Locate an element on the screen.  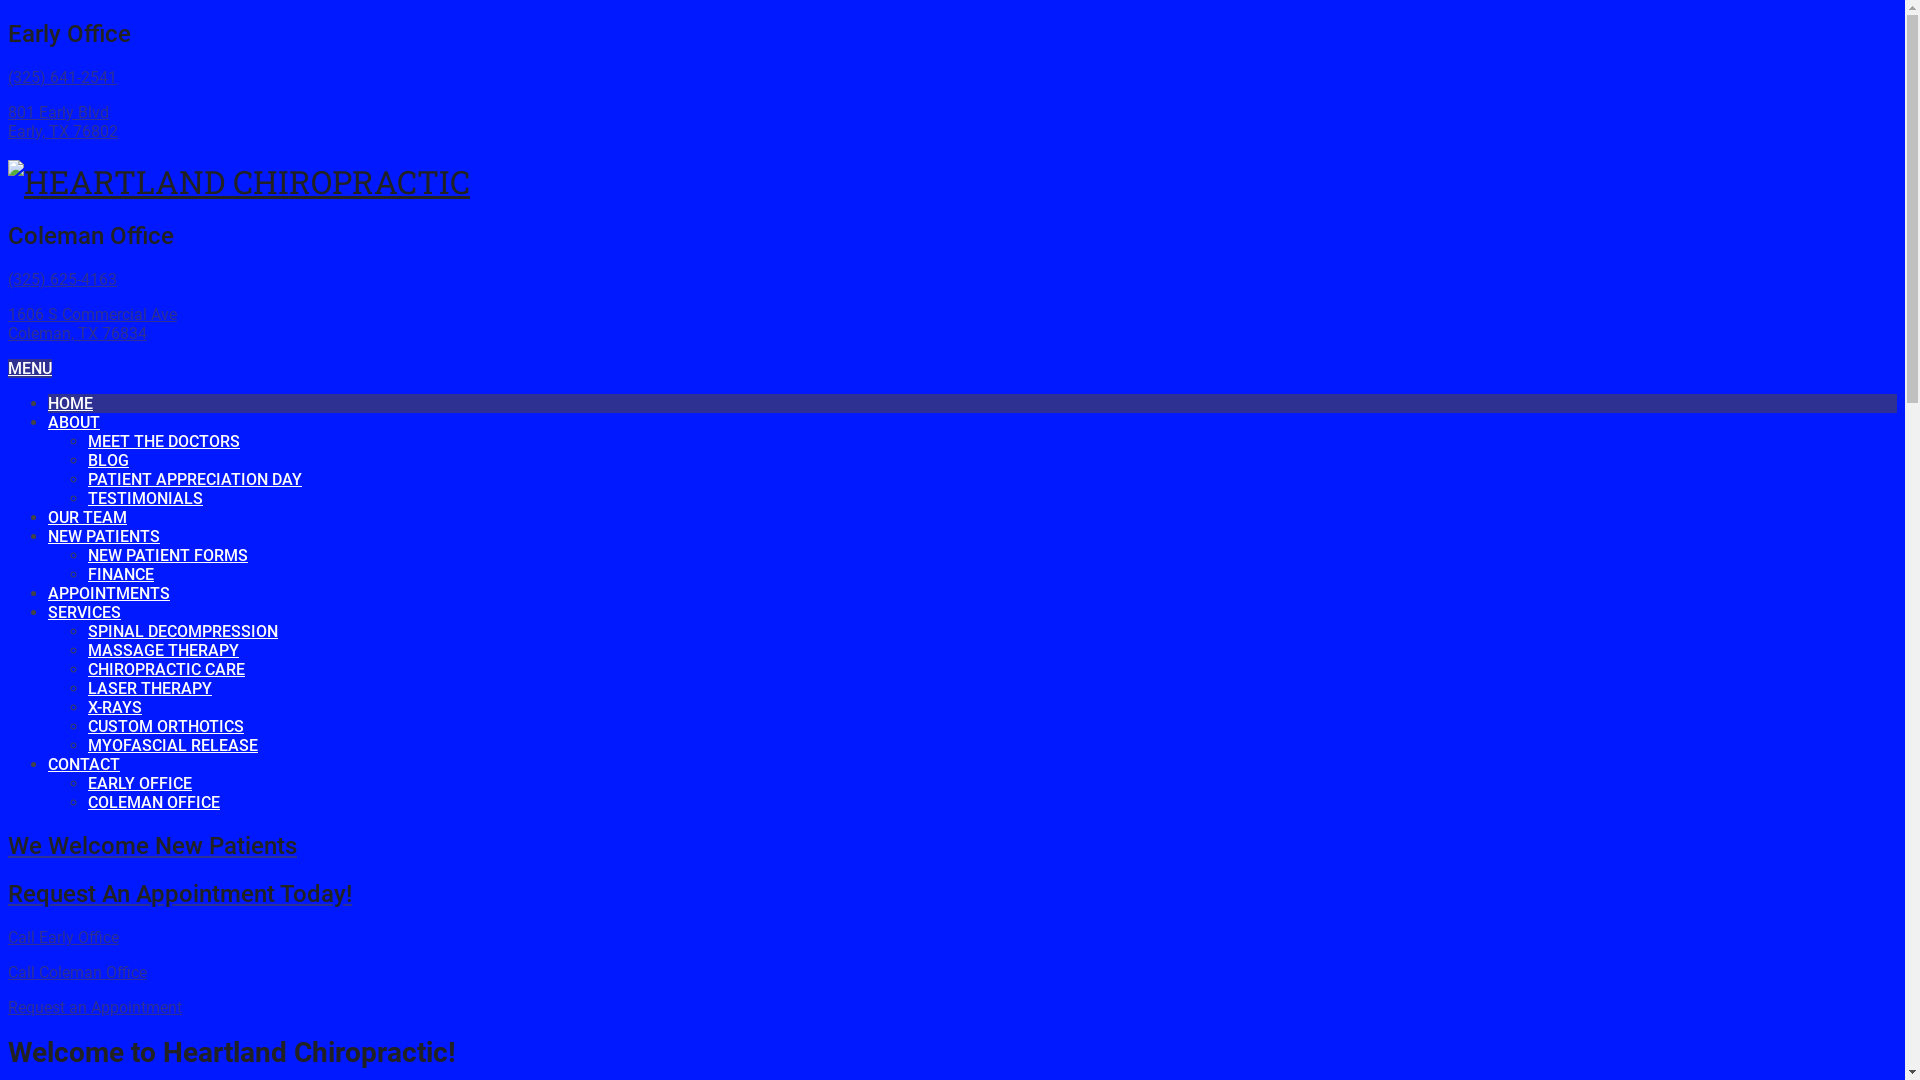
'801 Early Blvd is located at coordinates (62, 122).